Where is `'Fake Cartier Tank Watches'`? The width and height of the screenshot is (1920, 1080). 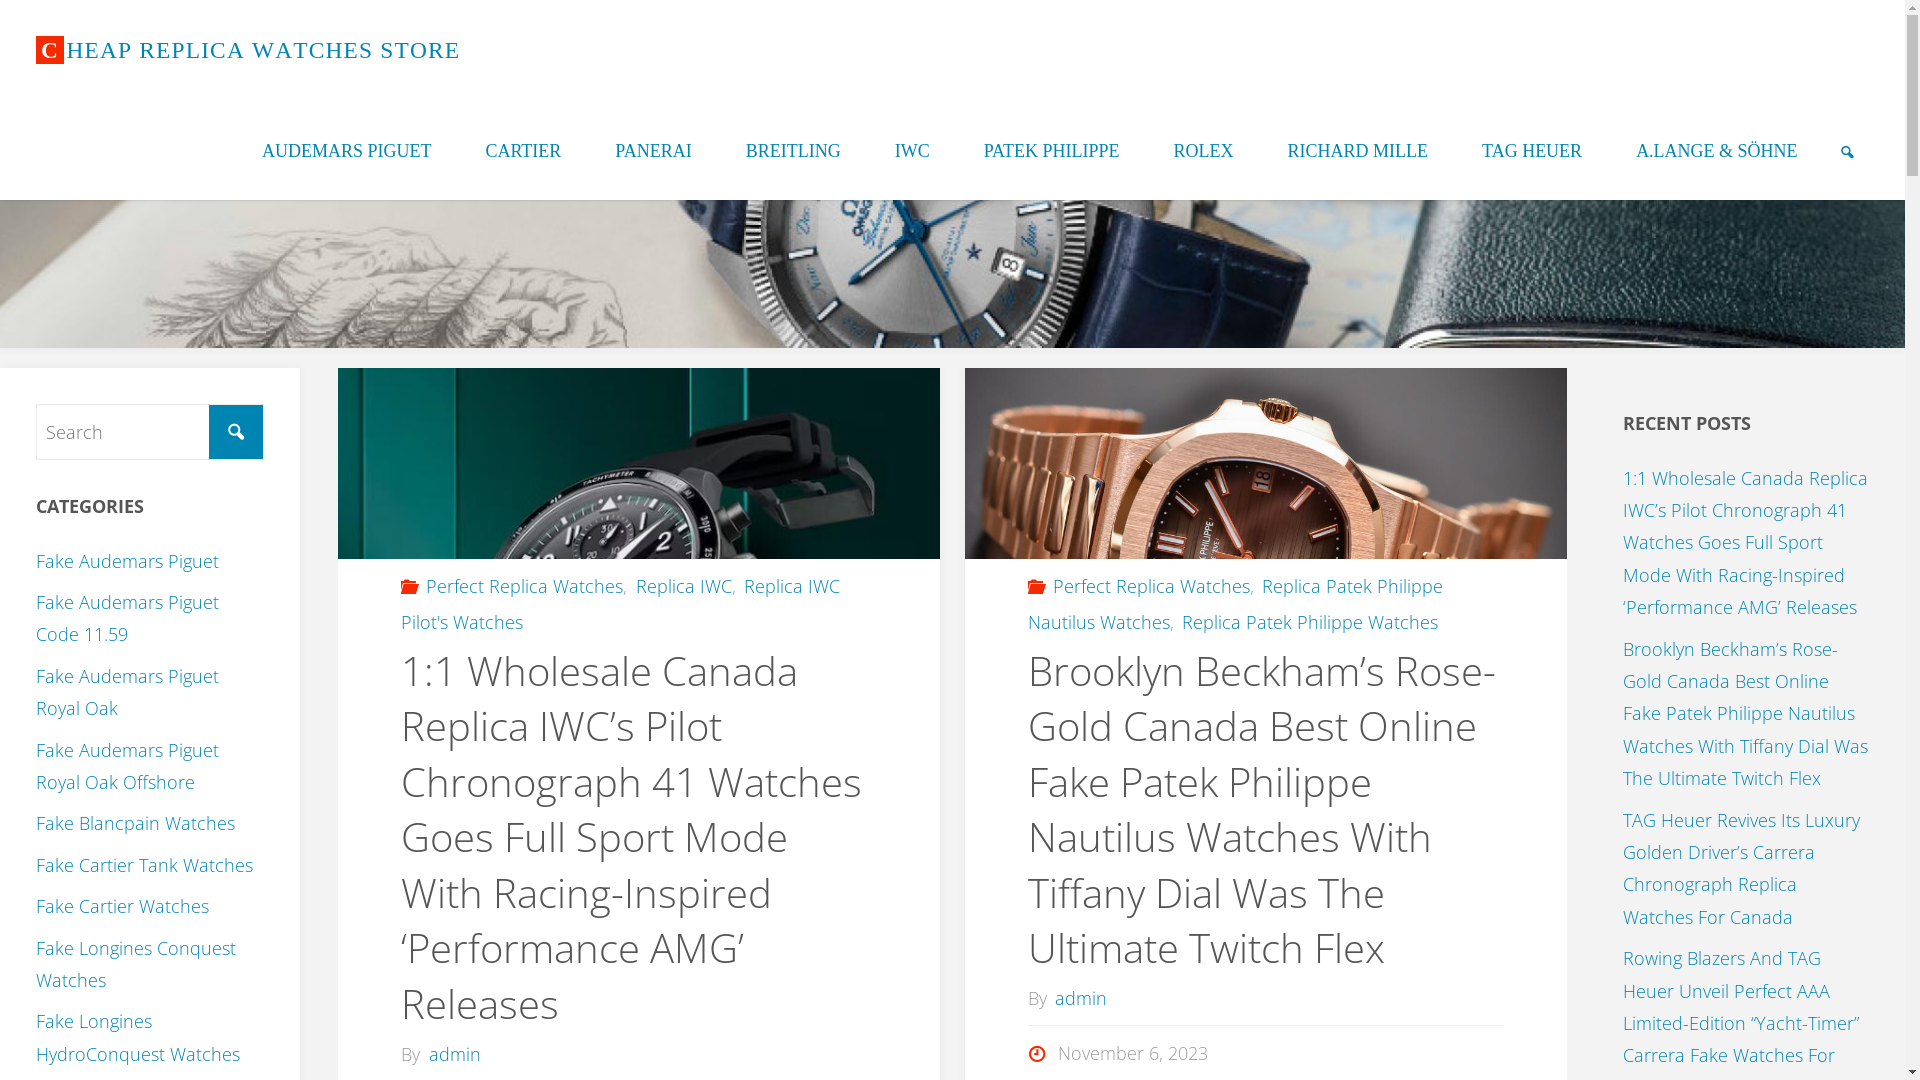
'Fake Cartier Tank Watches' is located at coordinates (143, 863).